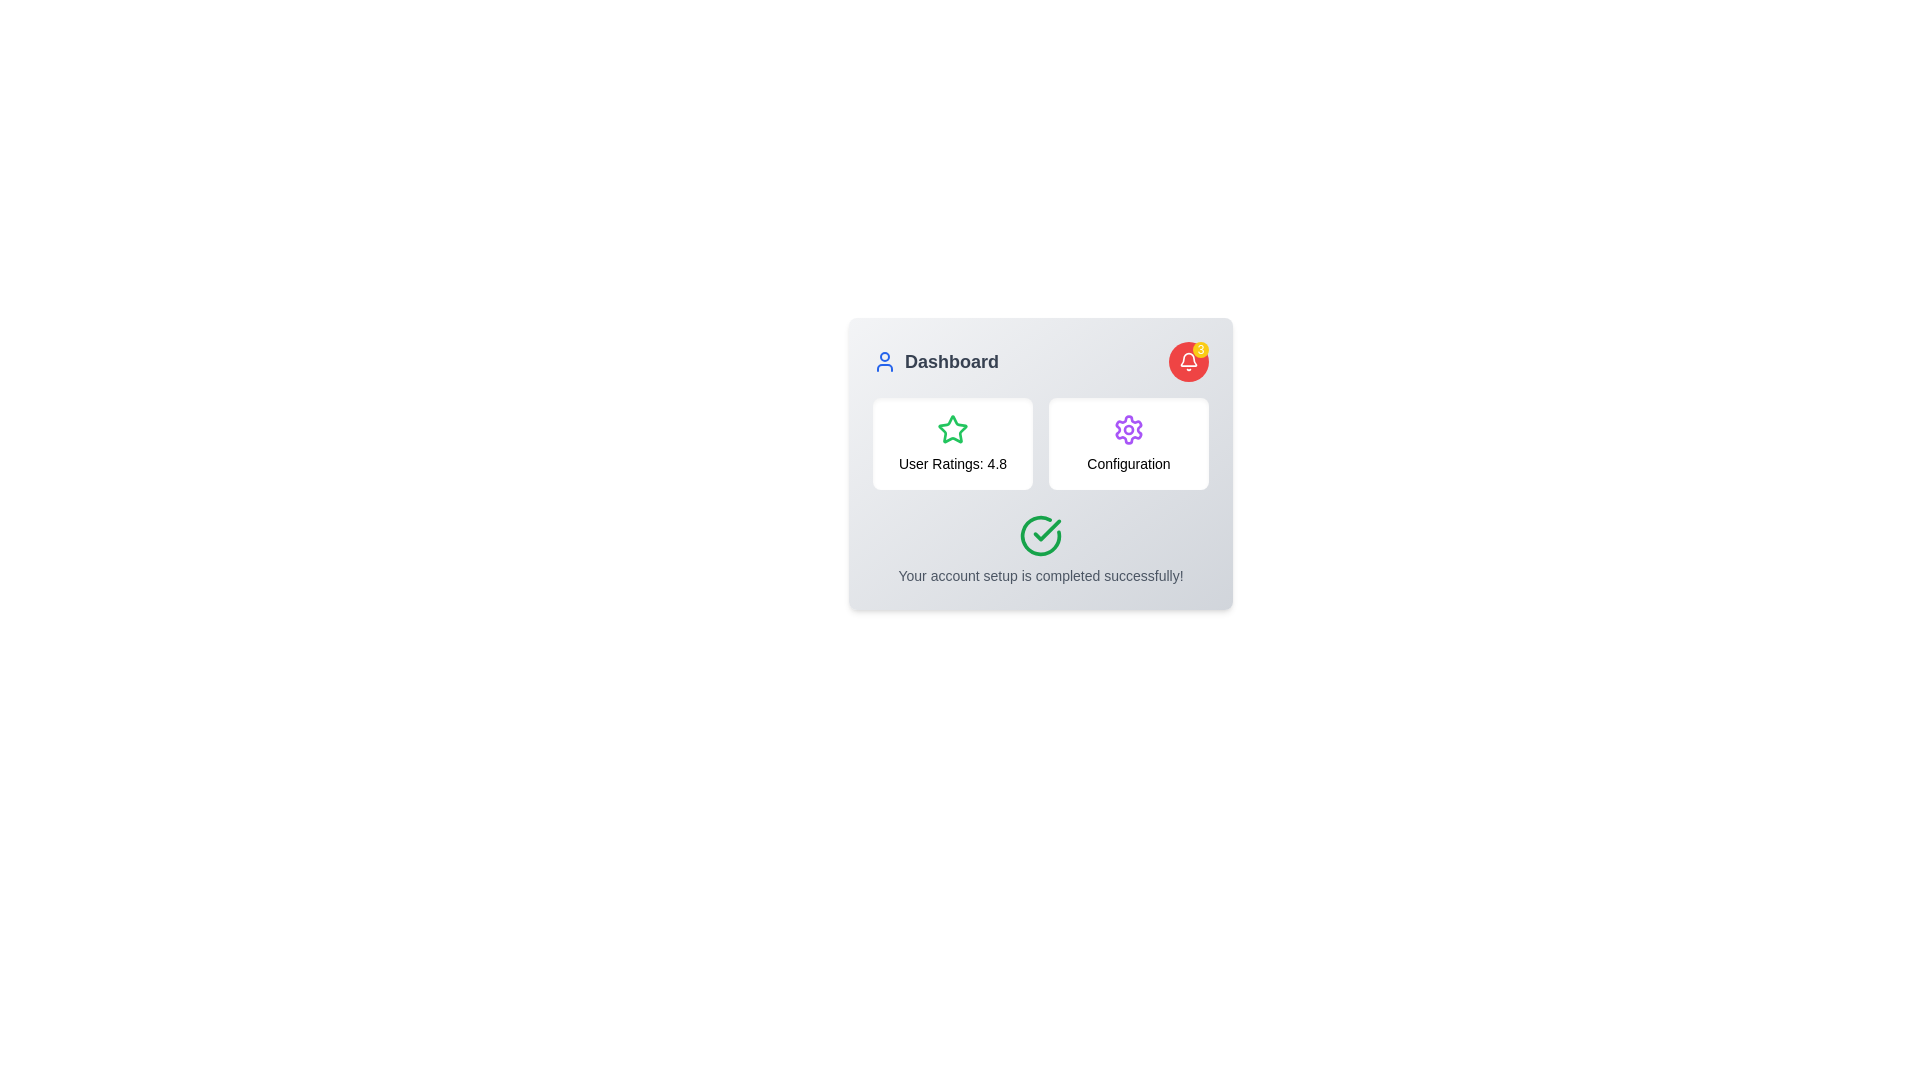  I want to click on the green checkmark icon within a circular border located in the confirmation section of the card-like component, so click(1046, 529).